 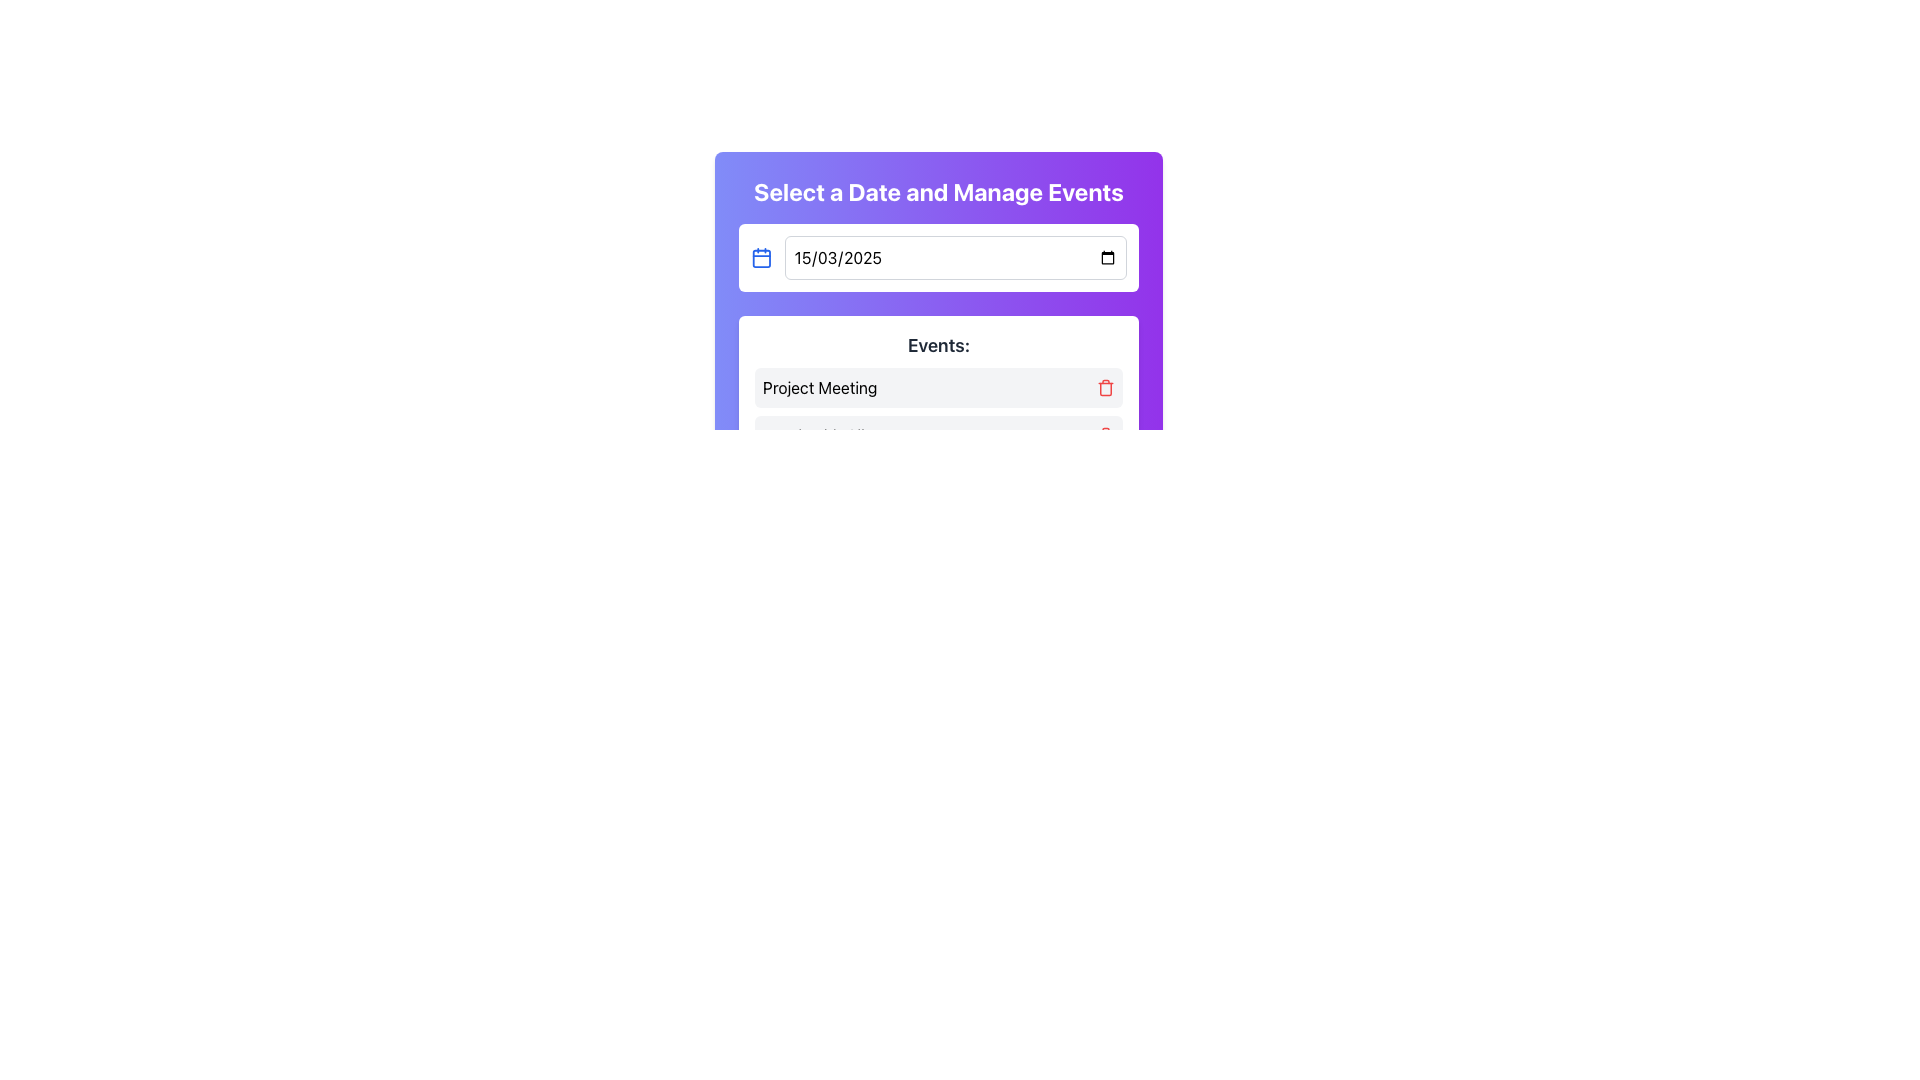 I want to click on the middle segment of the trash can icon, so click(x=1104, y=389).